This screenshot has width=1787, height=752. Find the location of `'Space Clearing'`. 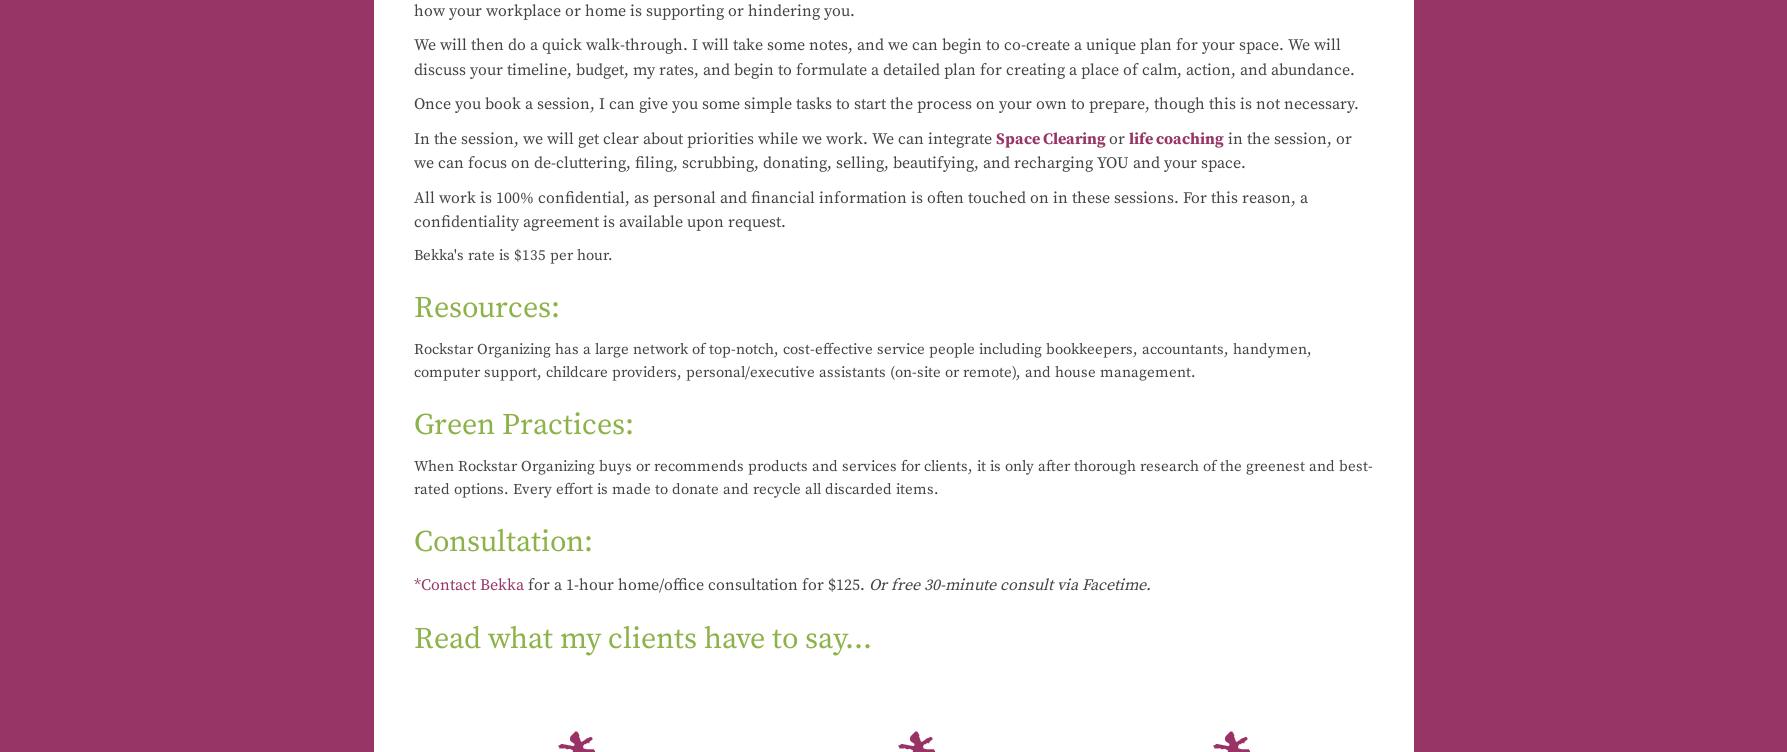

'Space Clearing' is located at coordinates (1049, 136).